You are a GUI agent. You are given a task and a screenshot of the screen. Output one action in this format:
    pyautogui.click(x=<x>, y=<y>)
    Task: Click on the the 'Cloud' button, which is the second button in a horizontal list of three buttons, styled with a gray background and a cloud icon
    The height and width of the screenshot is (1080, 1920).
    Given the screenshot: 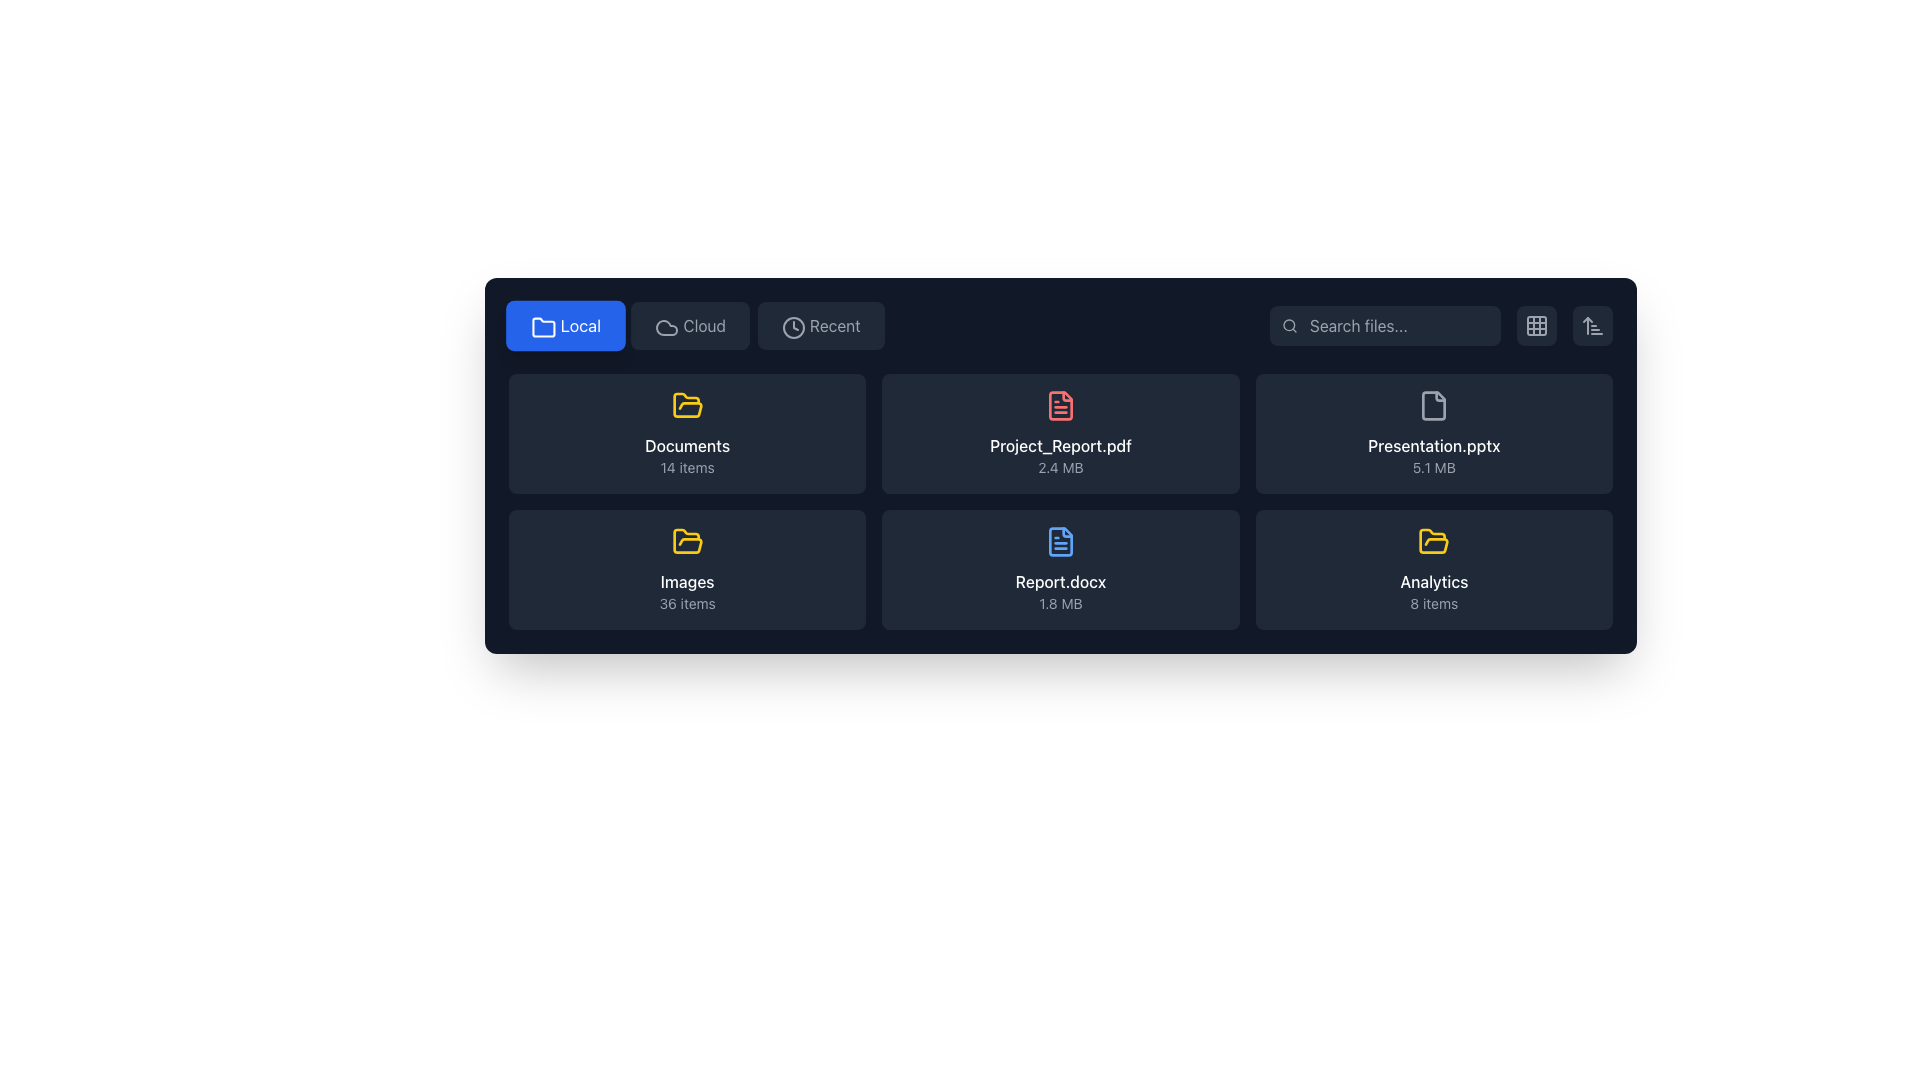 What is the action you would take?
    pyautogui.click(x=690, y=325)
    